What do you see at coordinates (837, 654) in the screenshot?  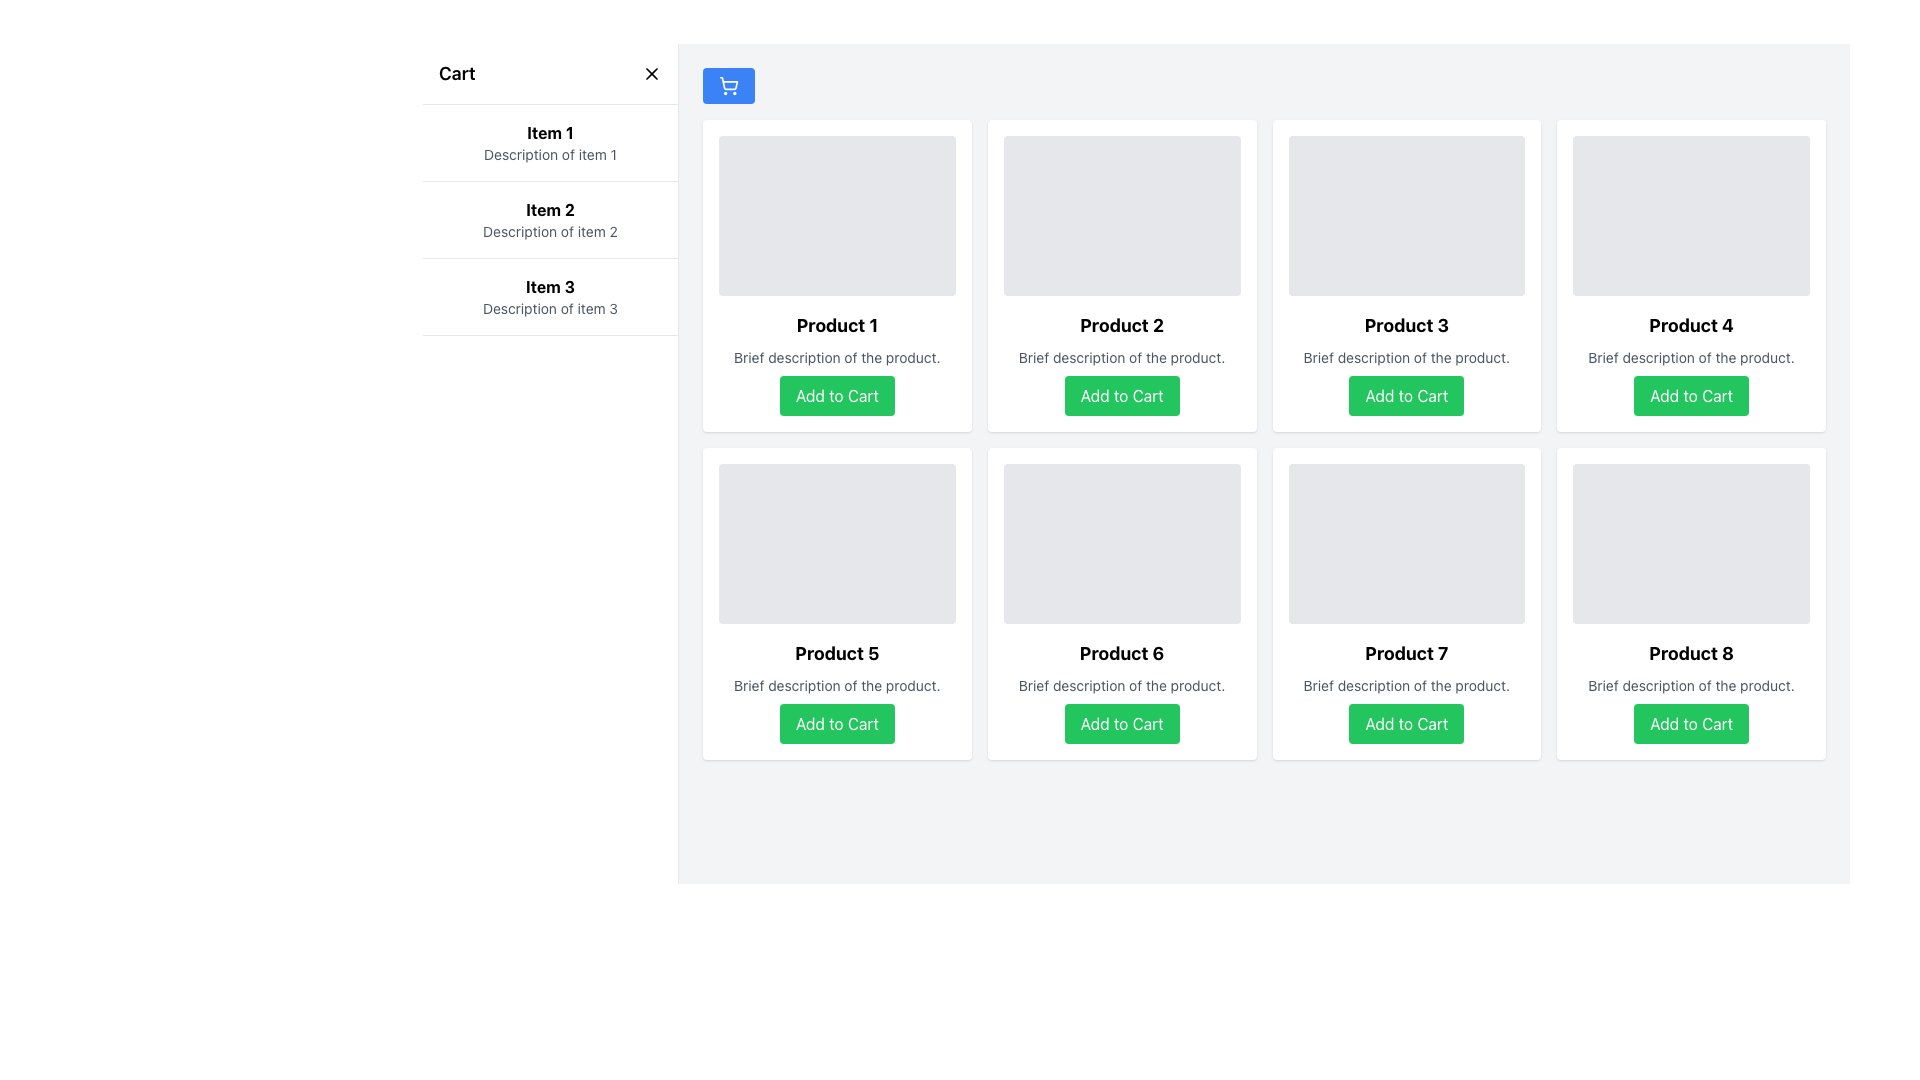 I see `text content of the Text Label that serves as the product title in the card layout located in the second row and first column of the grid` at bounding box center [837, 654].